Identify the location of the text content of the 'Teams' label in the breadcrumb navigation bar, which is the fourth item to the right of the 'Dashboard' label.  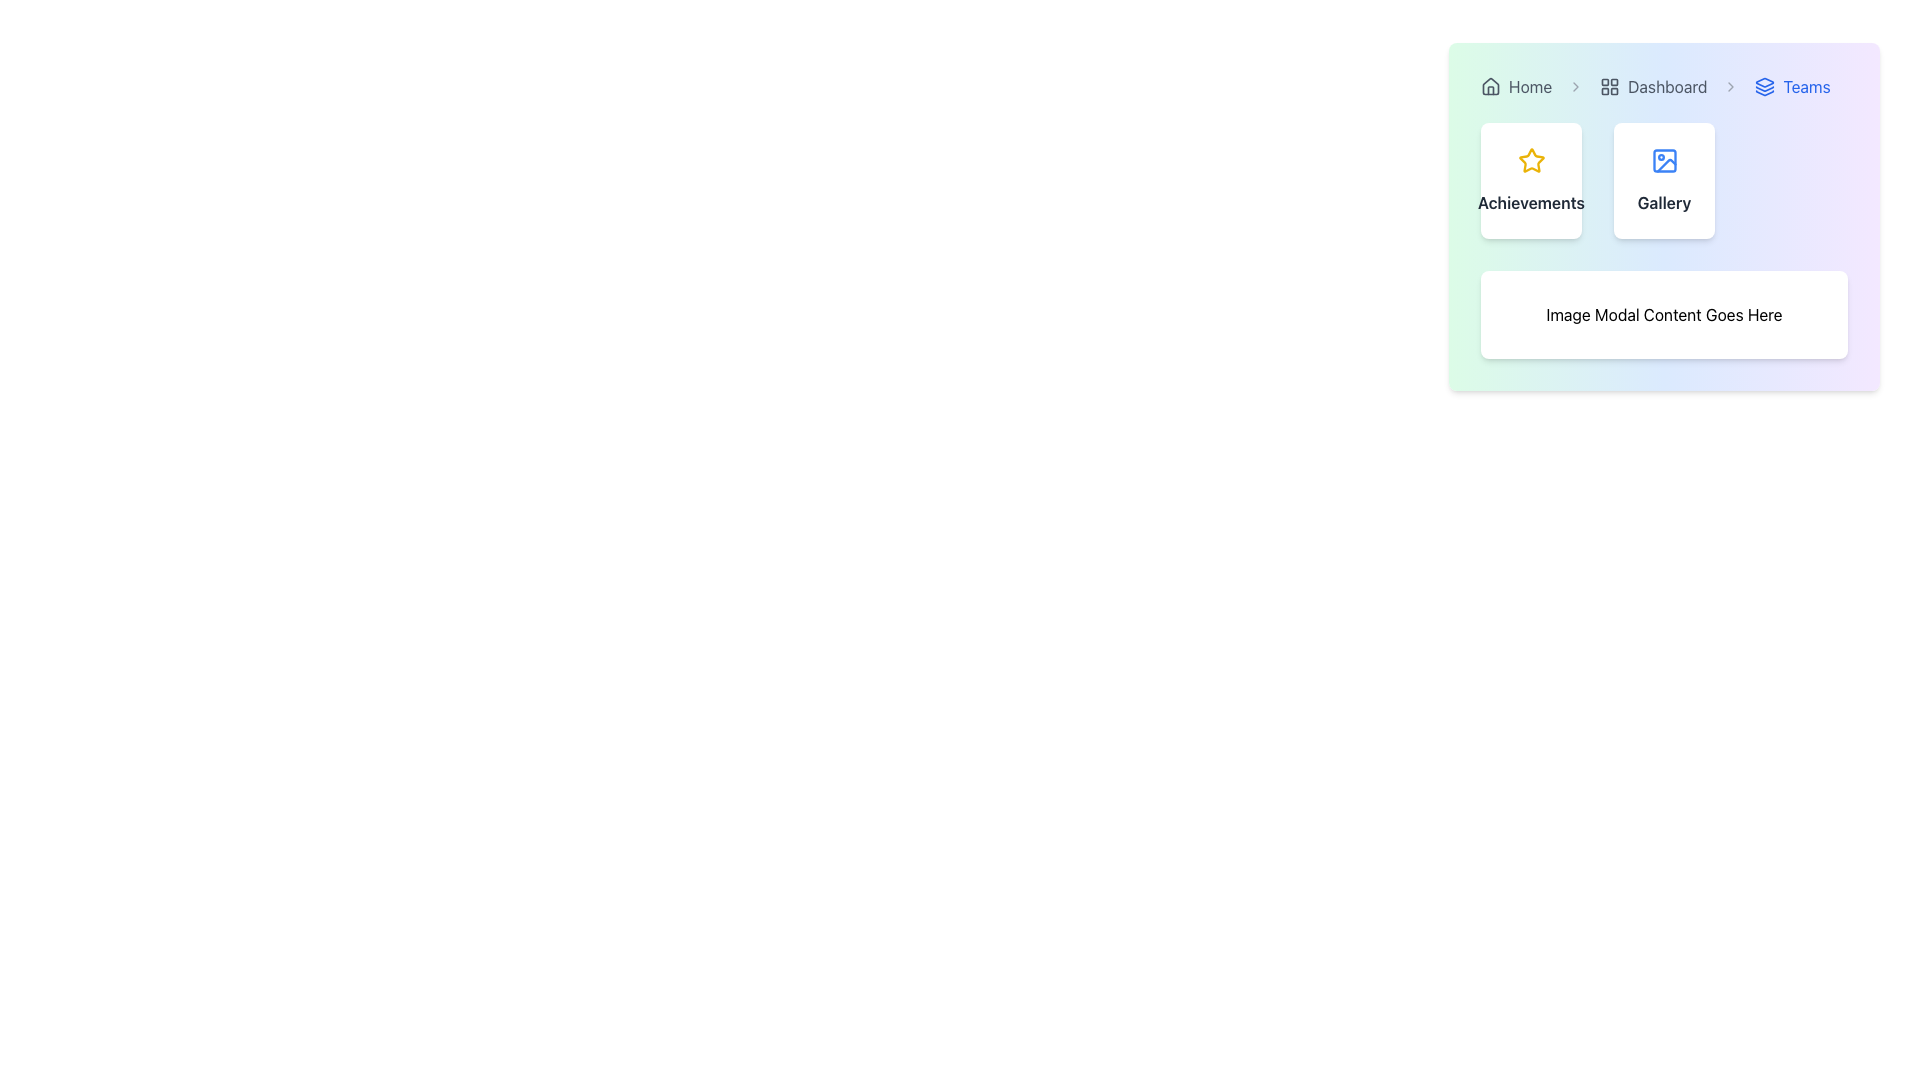
(1807, 86).